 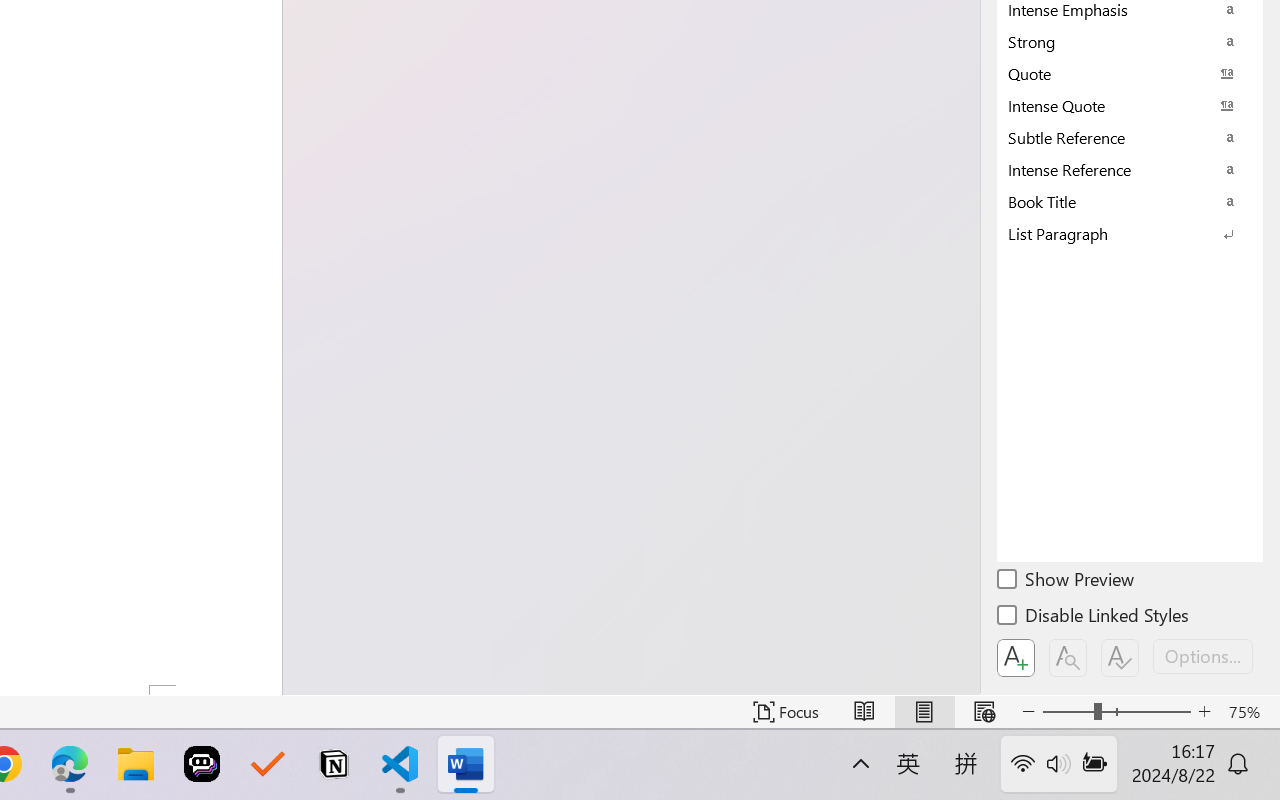 I want to click on 'Disable Linked Styles', so click(x=1094, y=618).